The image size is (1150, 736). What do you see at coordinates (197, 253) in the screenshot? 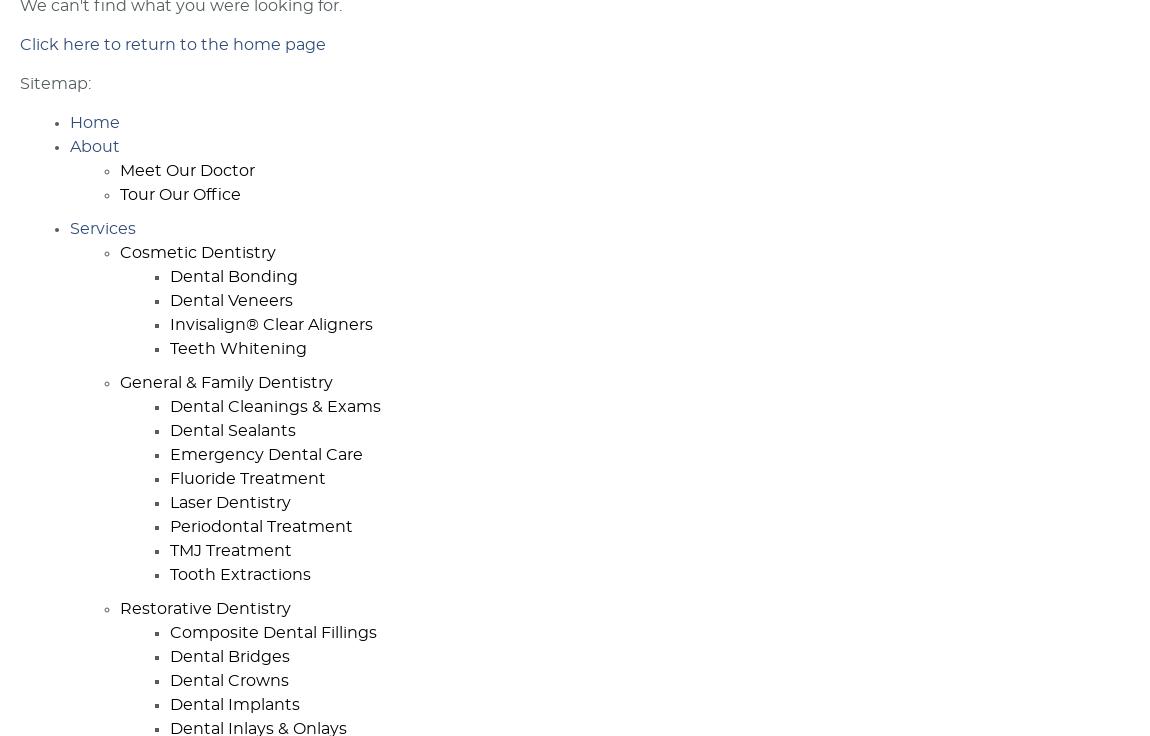
I see `'Cosmetic Dentistry'` at bounding box center [197, 253].